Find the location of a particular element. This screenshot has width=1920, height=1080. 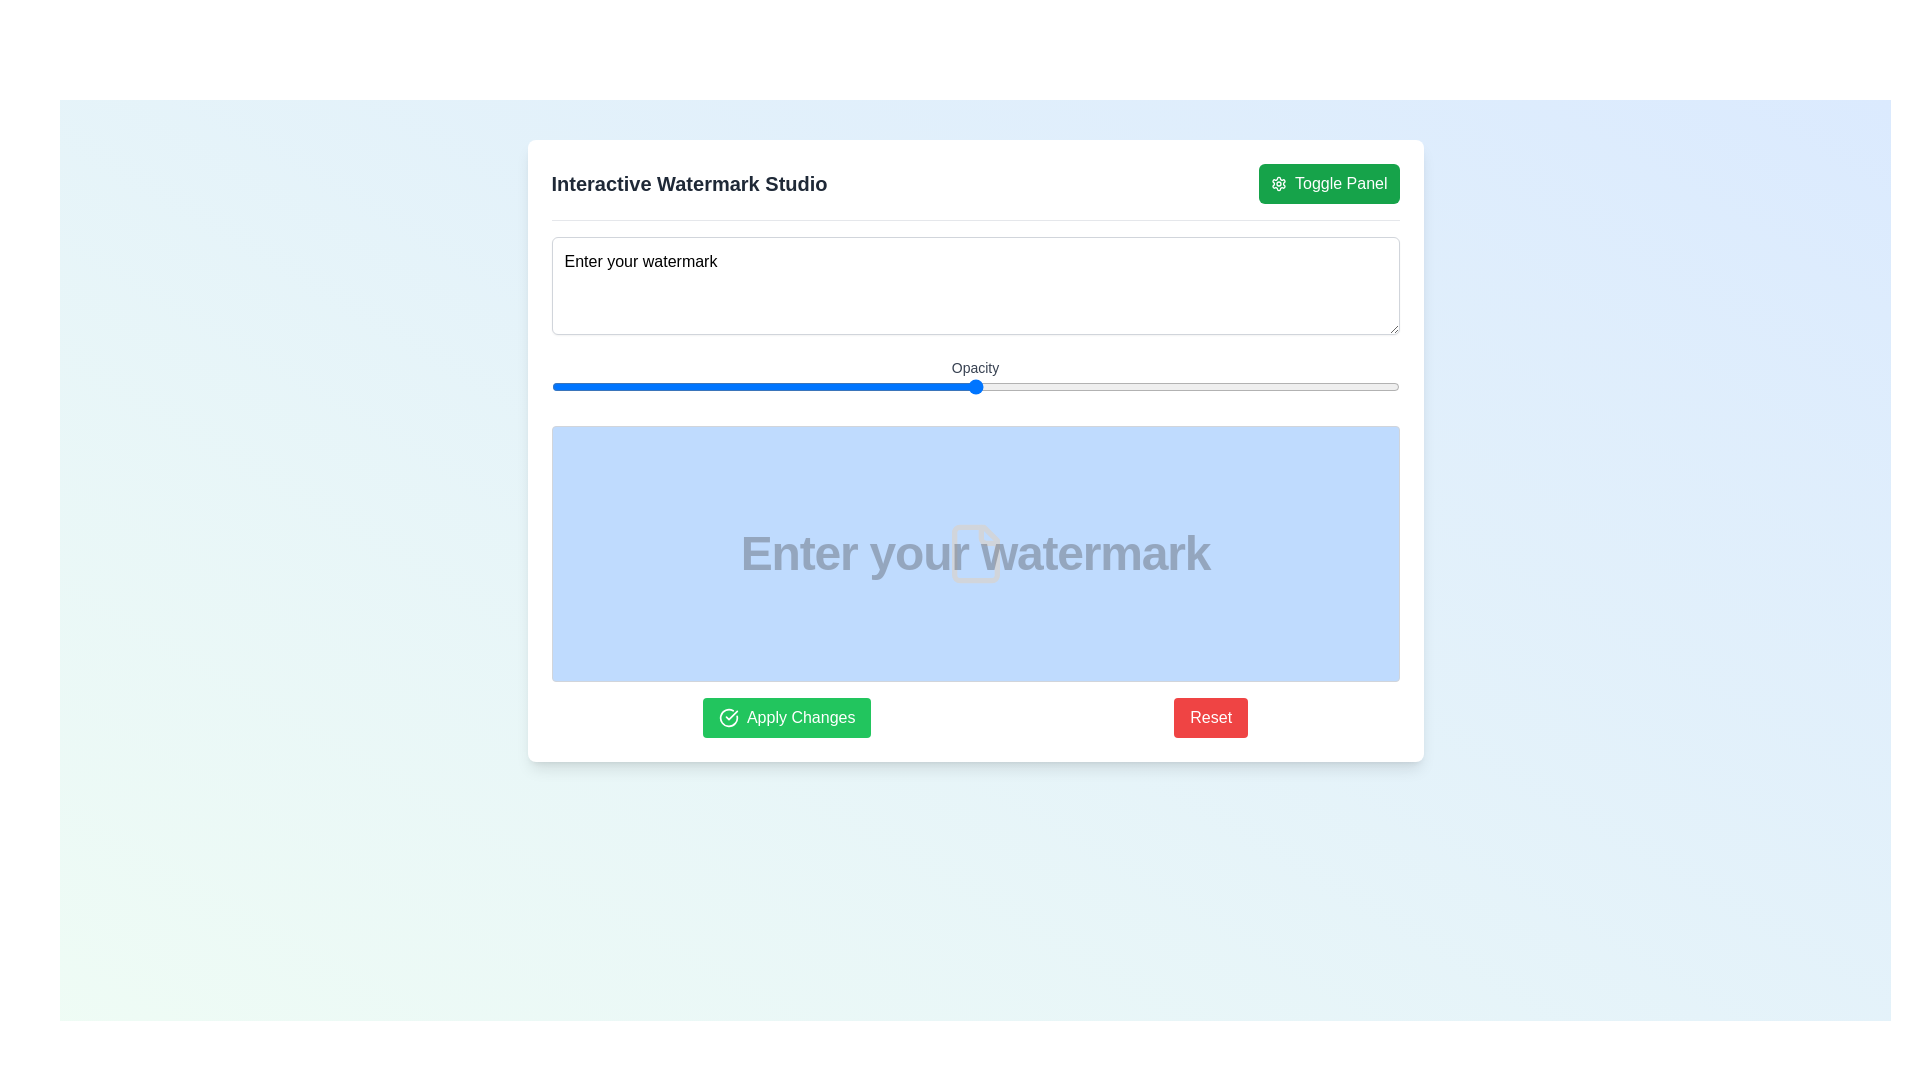

the watermark text element, which is centrally positioned within a blue background area and serves as a guide for user input is located at coordinates (975, 554).